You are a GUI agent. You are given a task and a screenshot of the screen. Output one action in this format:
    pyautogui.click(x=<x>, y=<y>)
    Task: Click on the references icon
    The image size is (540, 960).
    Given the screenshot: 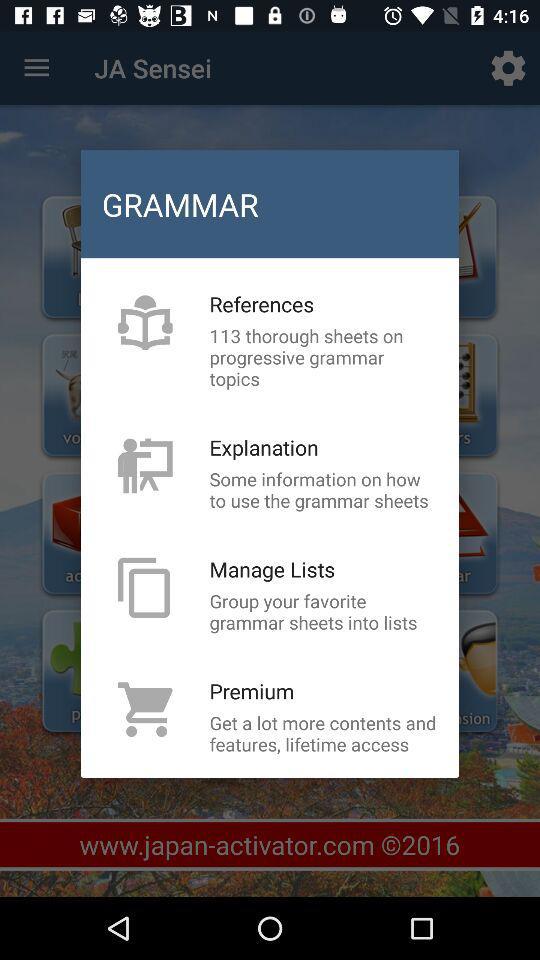 What is the action you would take?
    pyautogui.click(x=261, y=304)
    